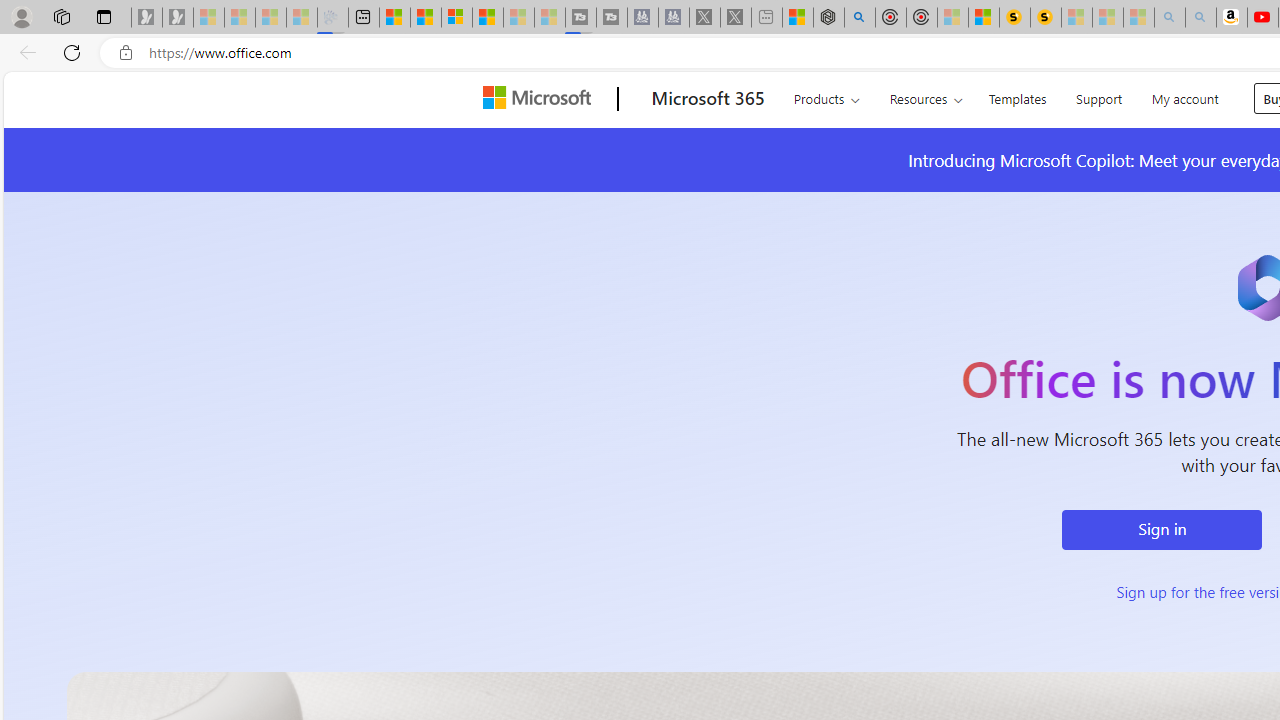 The height and width of the screenshot is (720, 1280). I want to click on 'Microsoft', so click(541, 99).